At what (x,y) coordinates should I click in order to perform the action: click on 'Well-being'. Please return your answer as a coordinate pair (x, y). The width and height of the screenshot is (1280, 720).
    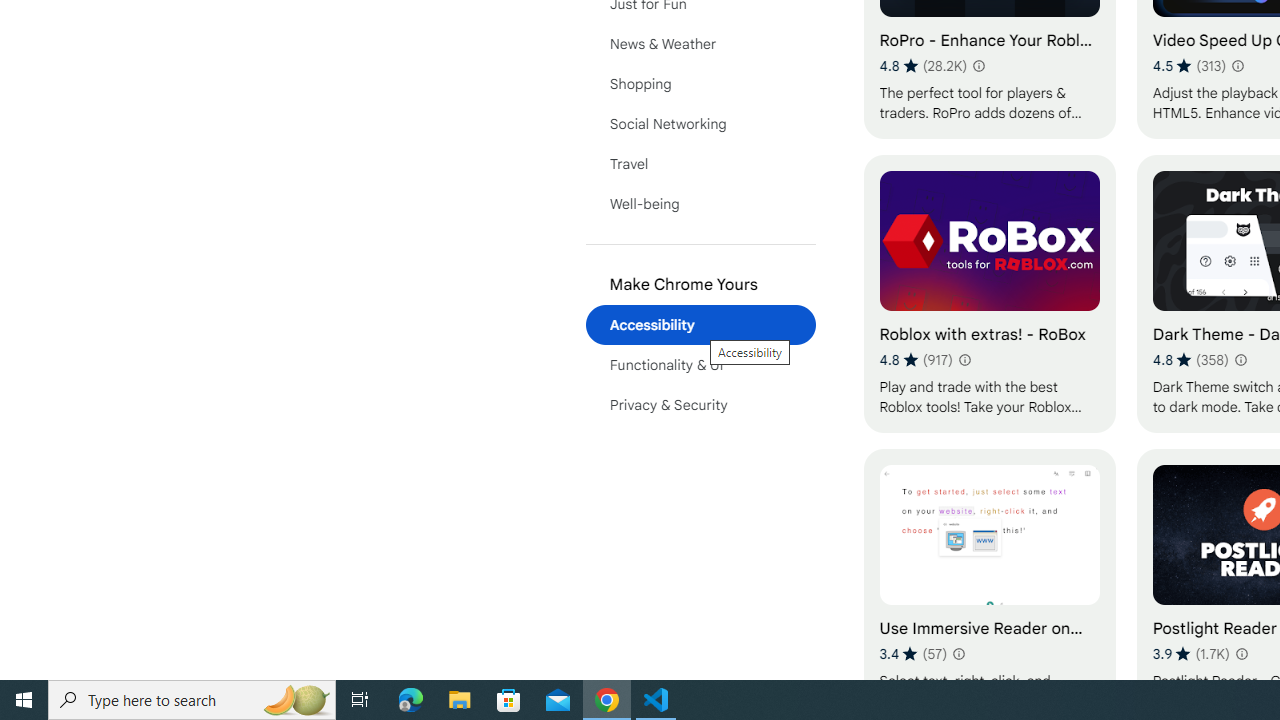
    Looking at the image, I should click on (700, 204).